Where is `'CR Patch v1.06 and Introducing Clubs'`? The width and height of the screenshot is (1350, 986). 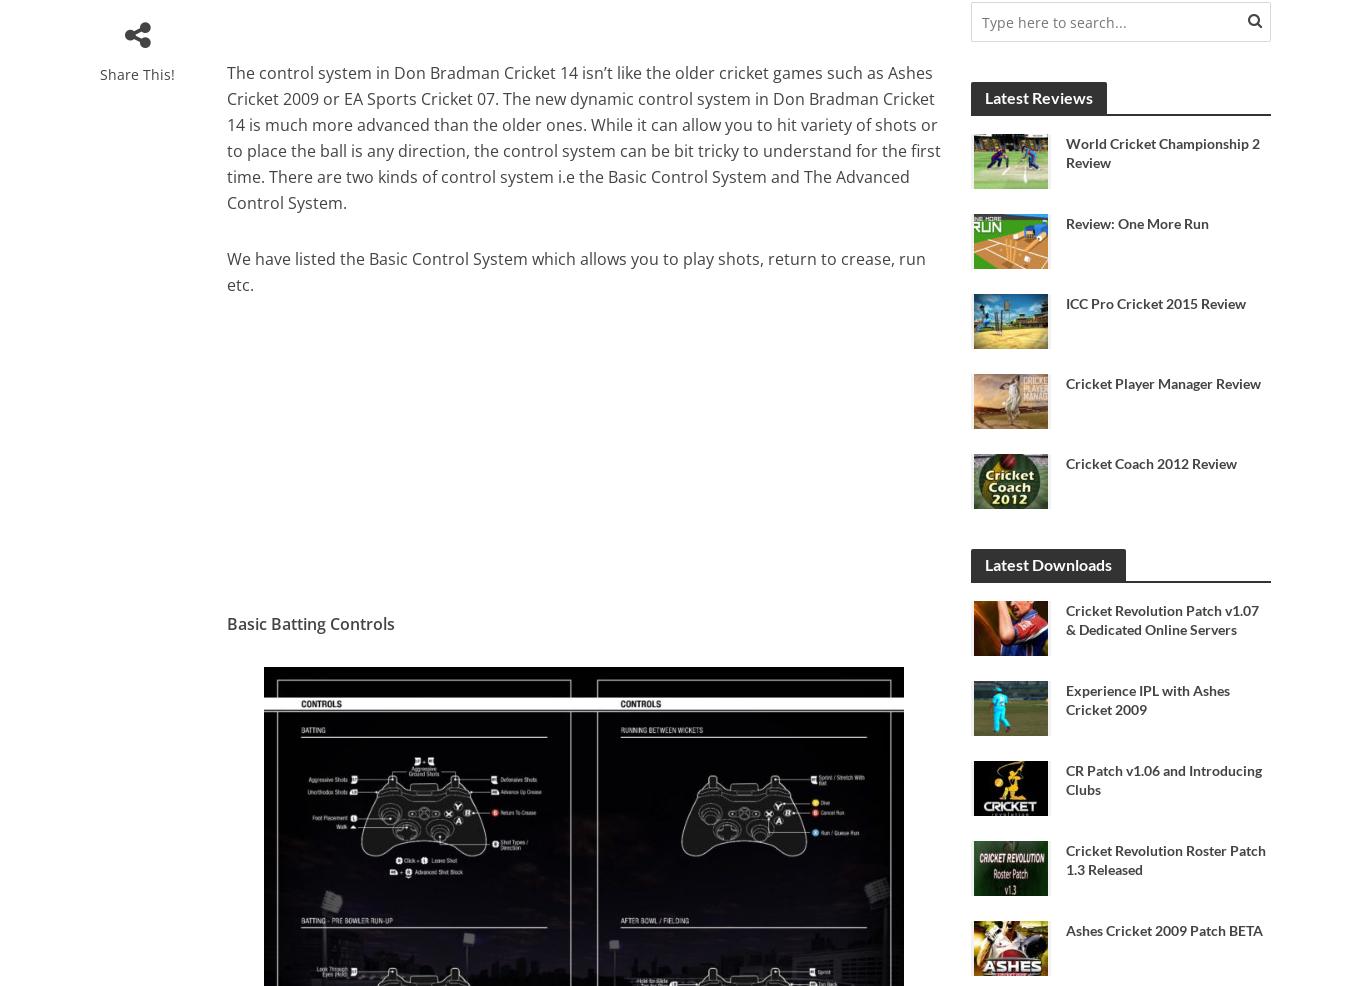
'CR Patch v1.06 and Introducing Clubs' is located at coordinates (1162, 780).